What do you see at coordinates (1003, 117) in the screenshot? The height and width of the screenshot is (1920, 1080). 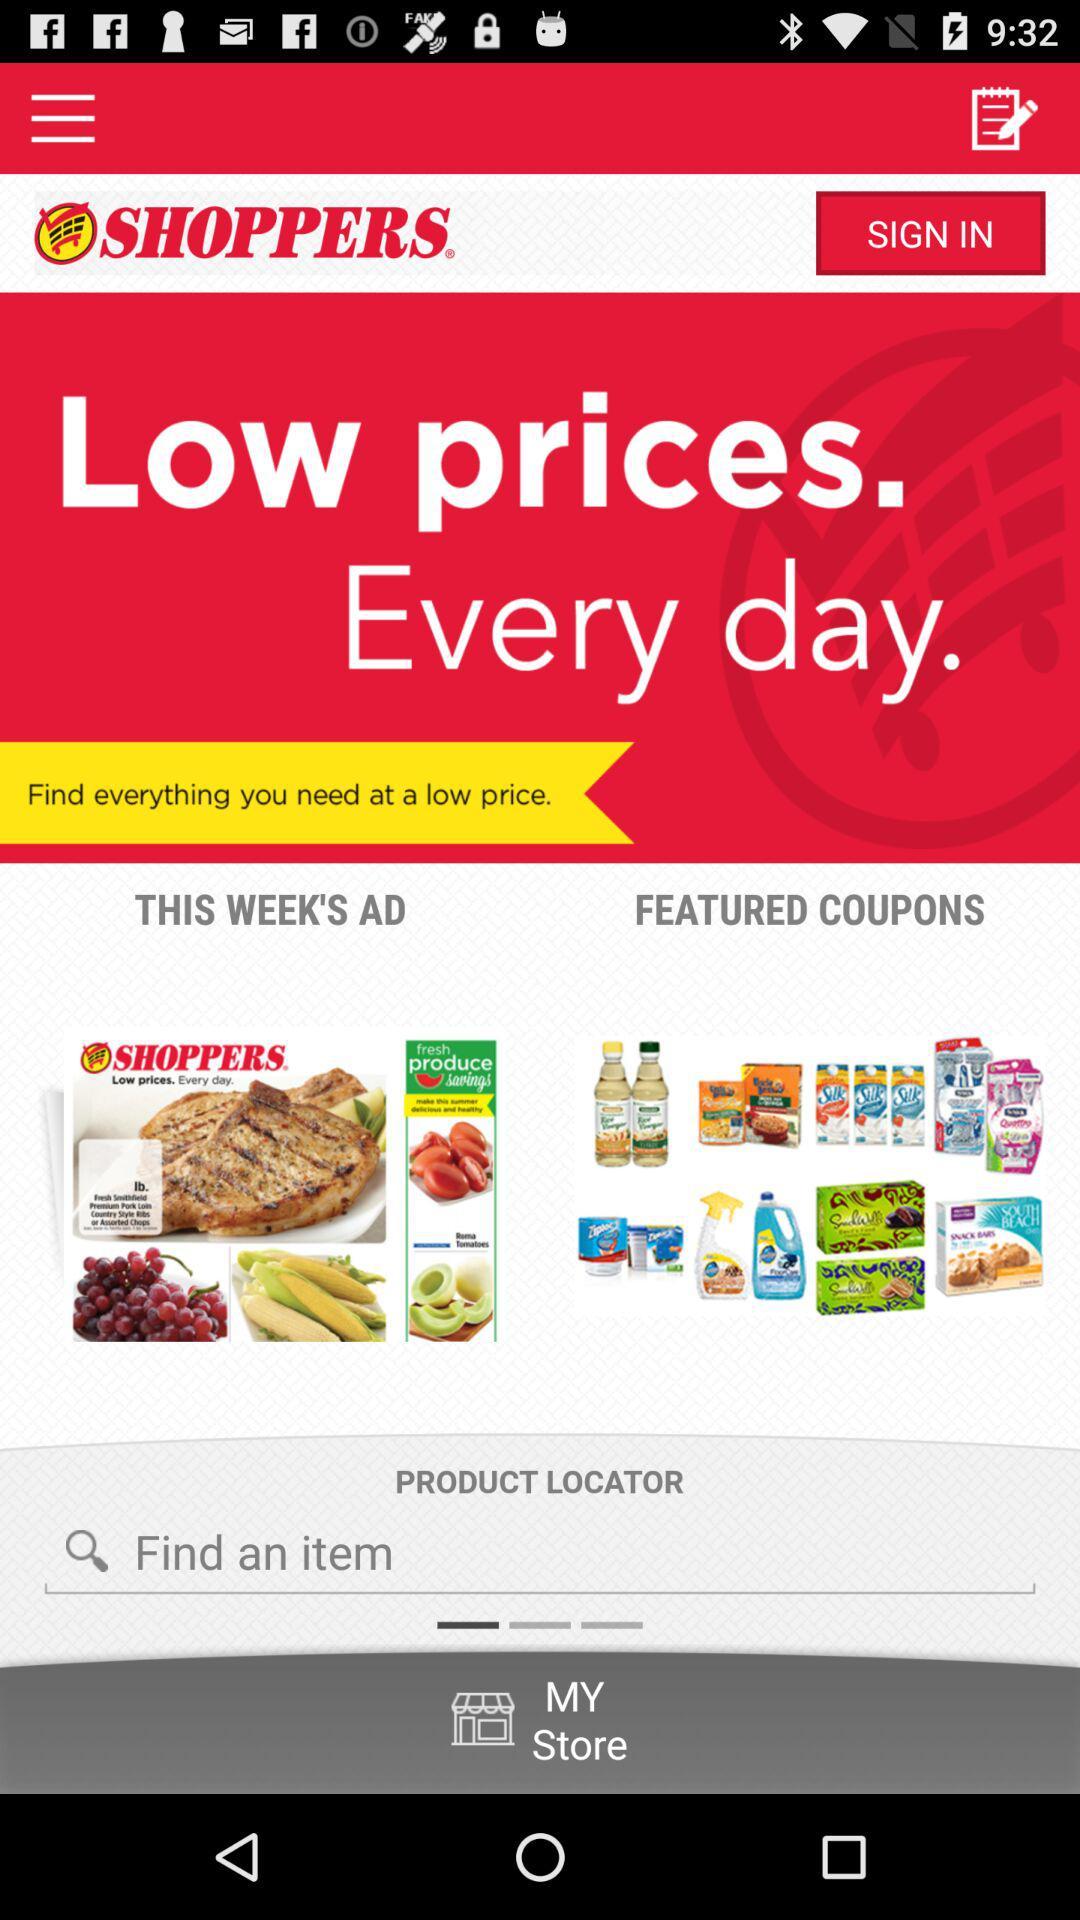 I see `icon above sign in button` at bounding box center [1003, 117].